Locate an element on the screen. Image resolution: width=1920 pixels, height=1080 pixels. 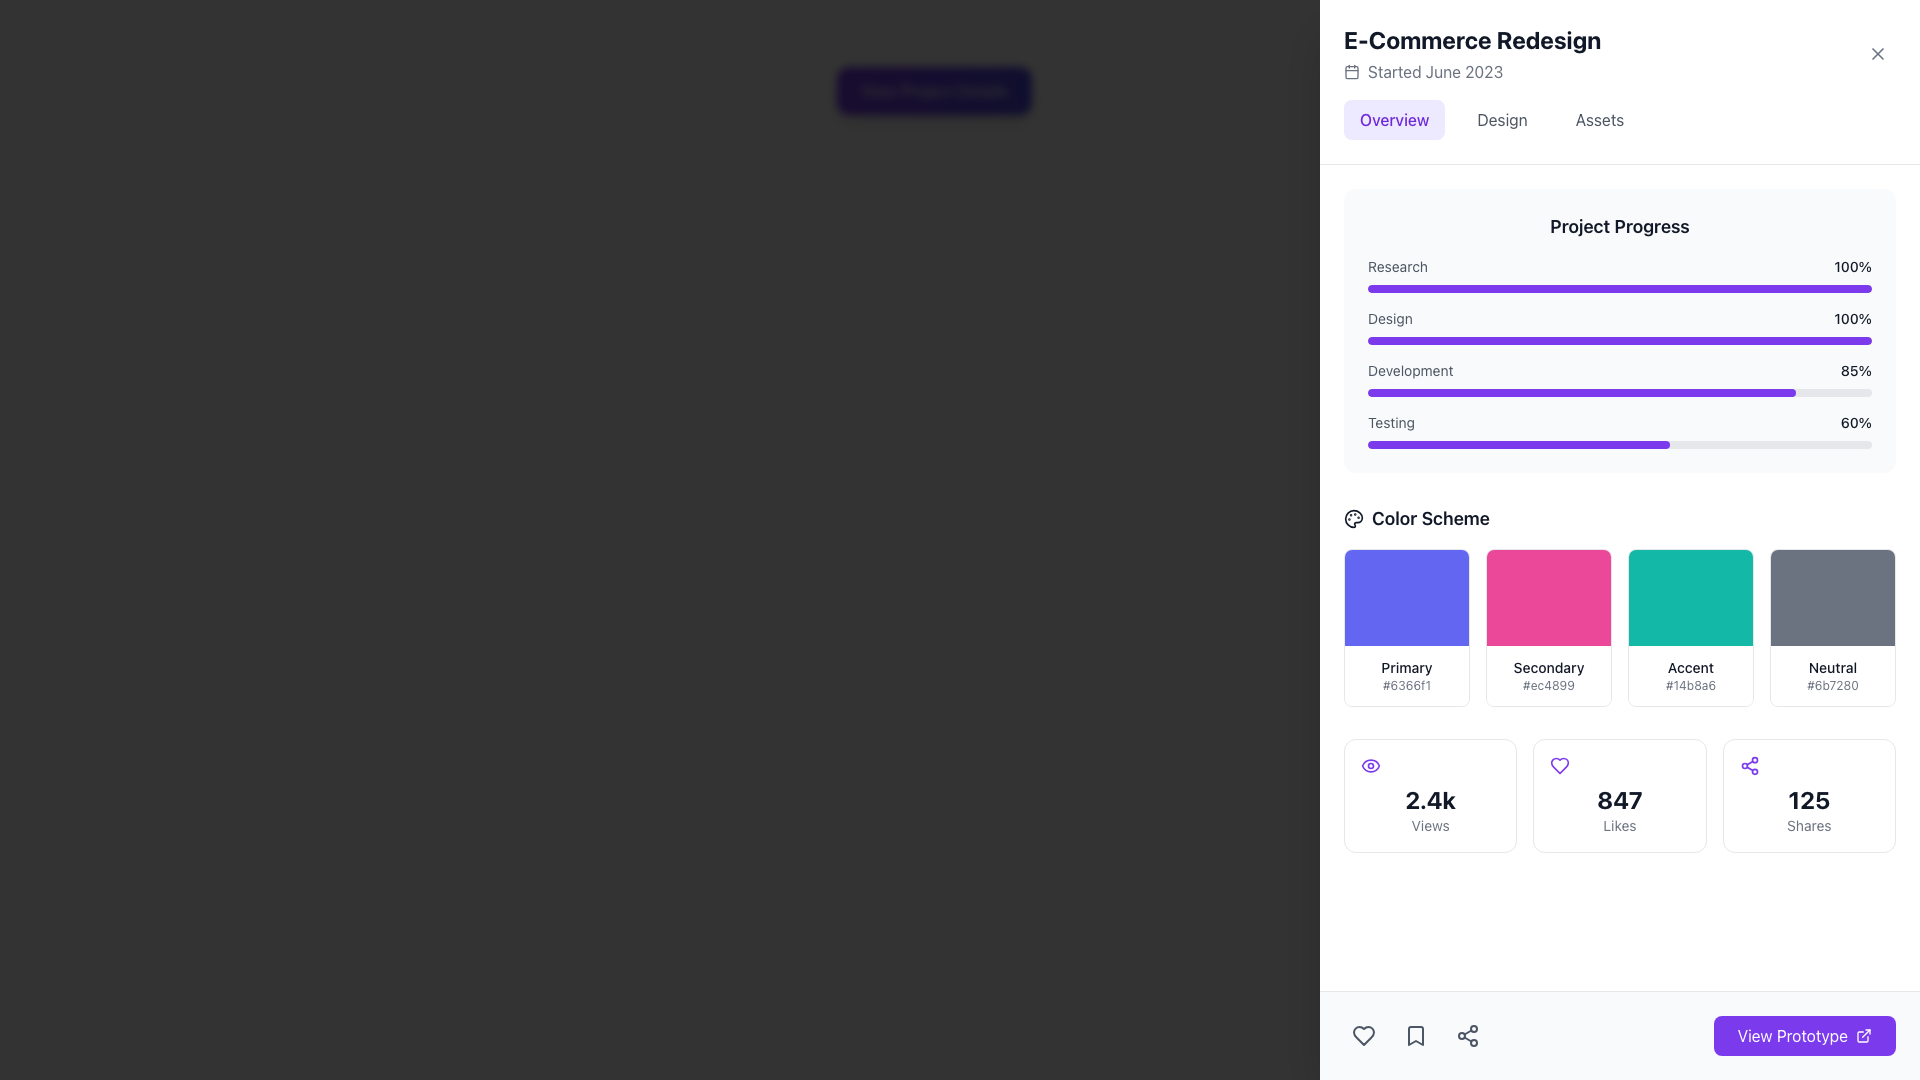
the heart icon representing the likes count, which is located directly above the numerical likes count '847' in the center column of the statistics is located at coordinates (1559, 765).